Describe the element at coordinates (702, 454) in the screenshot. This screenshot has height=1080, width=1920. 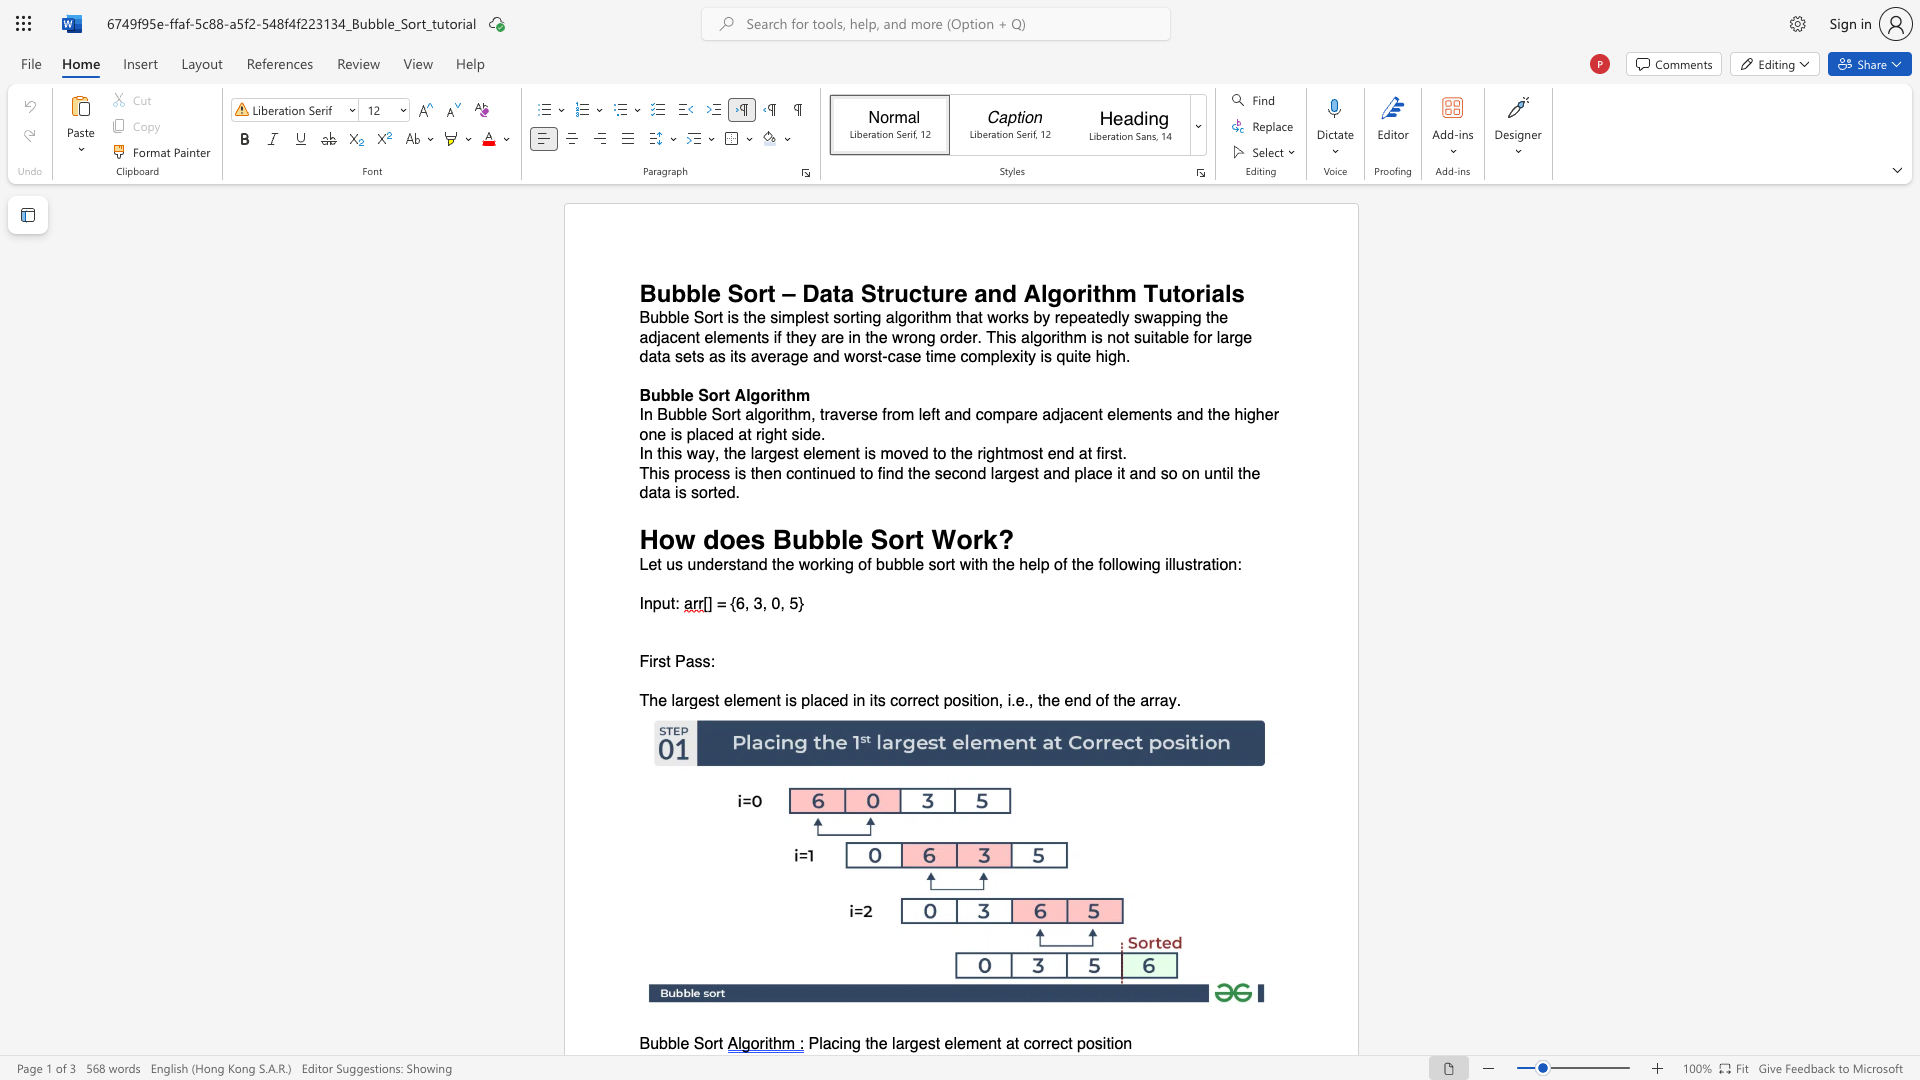
I see `the 1th character "a" in the text` at that location.